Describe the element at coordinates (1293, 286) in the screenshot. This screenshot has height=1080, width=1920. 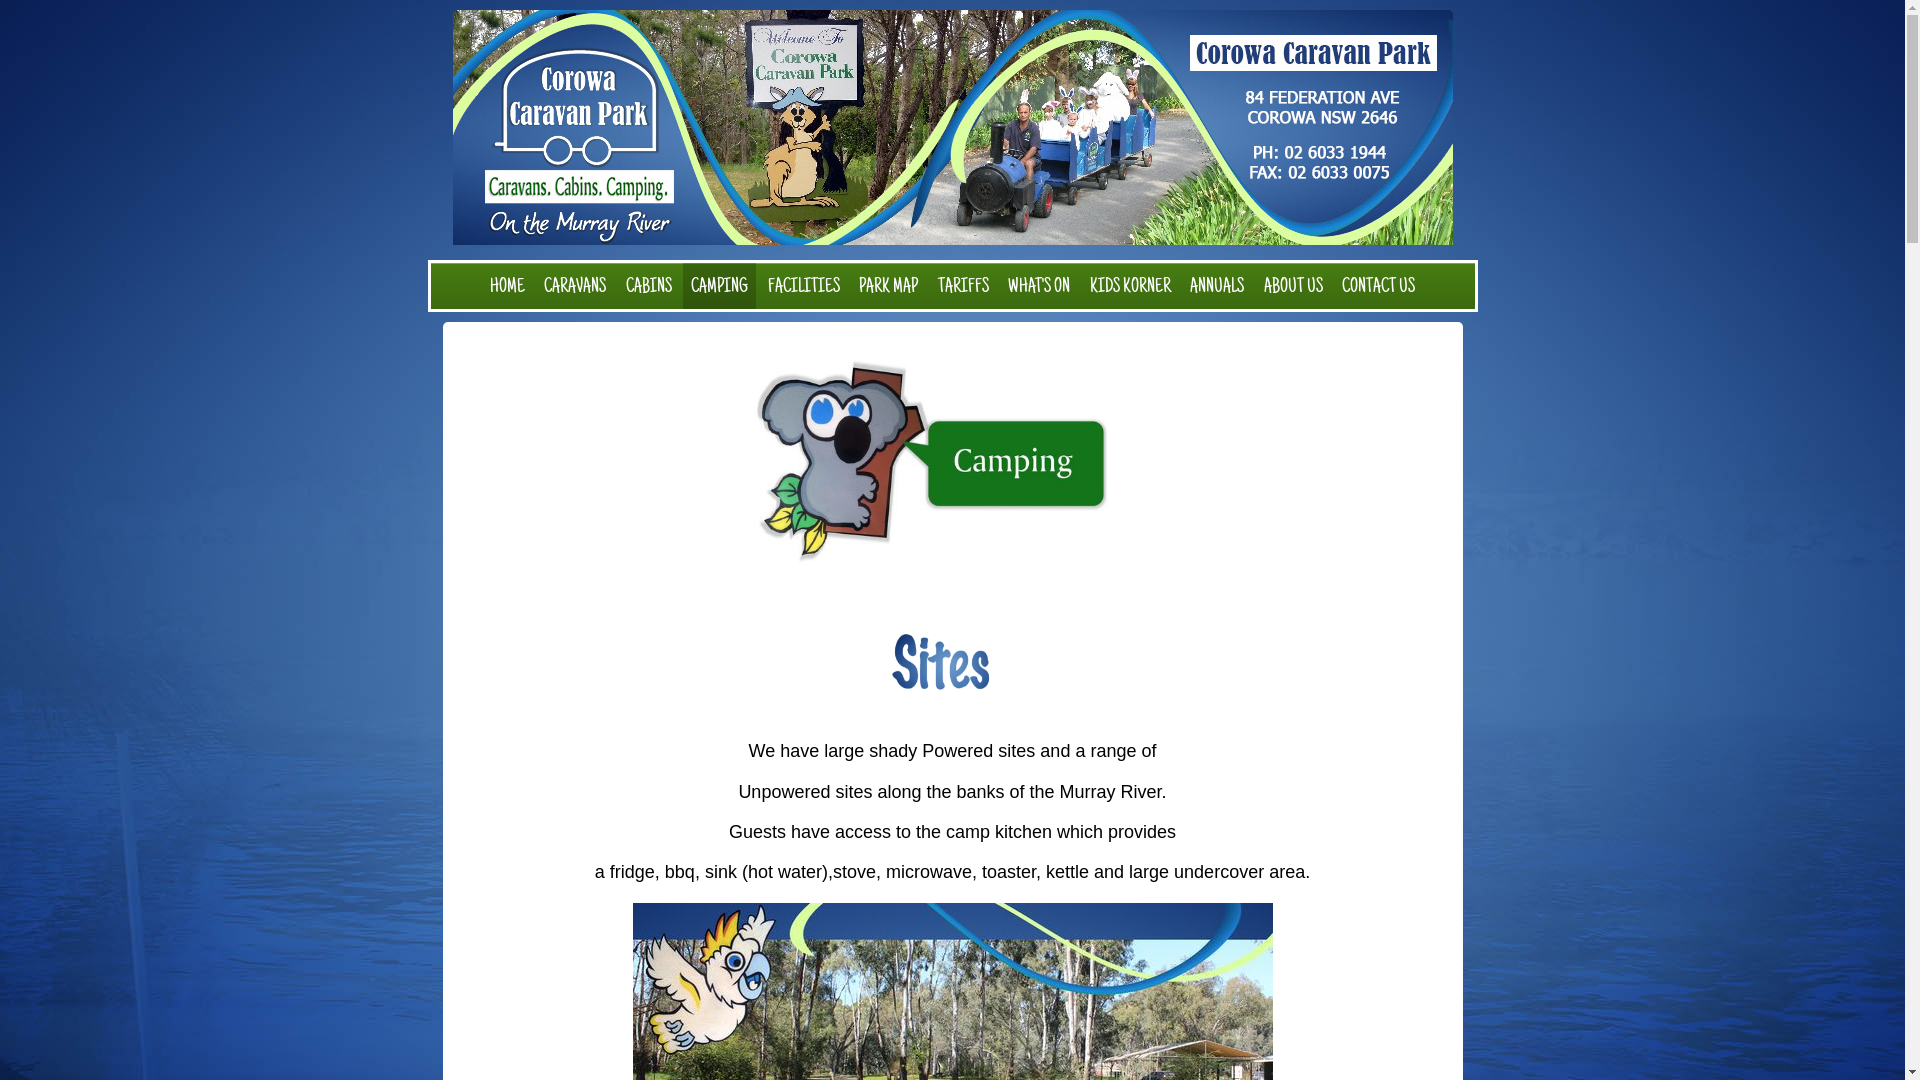
I see `'ABOUT US'` at that location.